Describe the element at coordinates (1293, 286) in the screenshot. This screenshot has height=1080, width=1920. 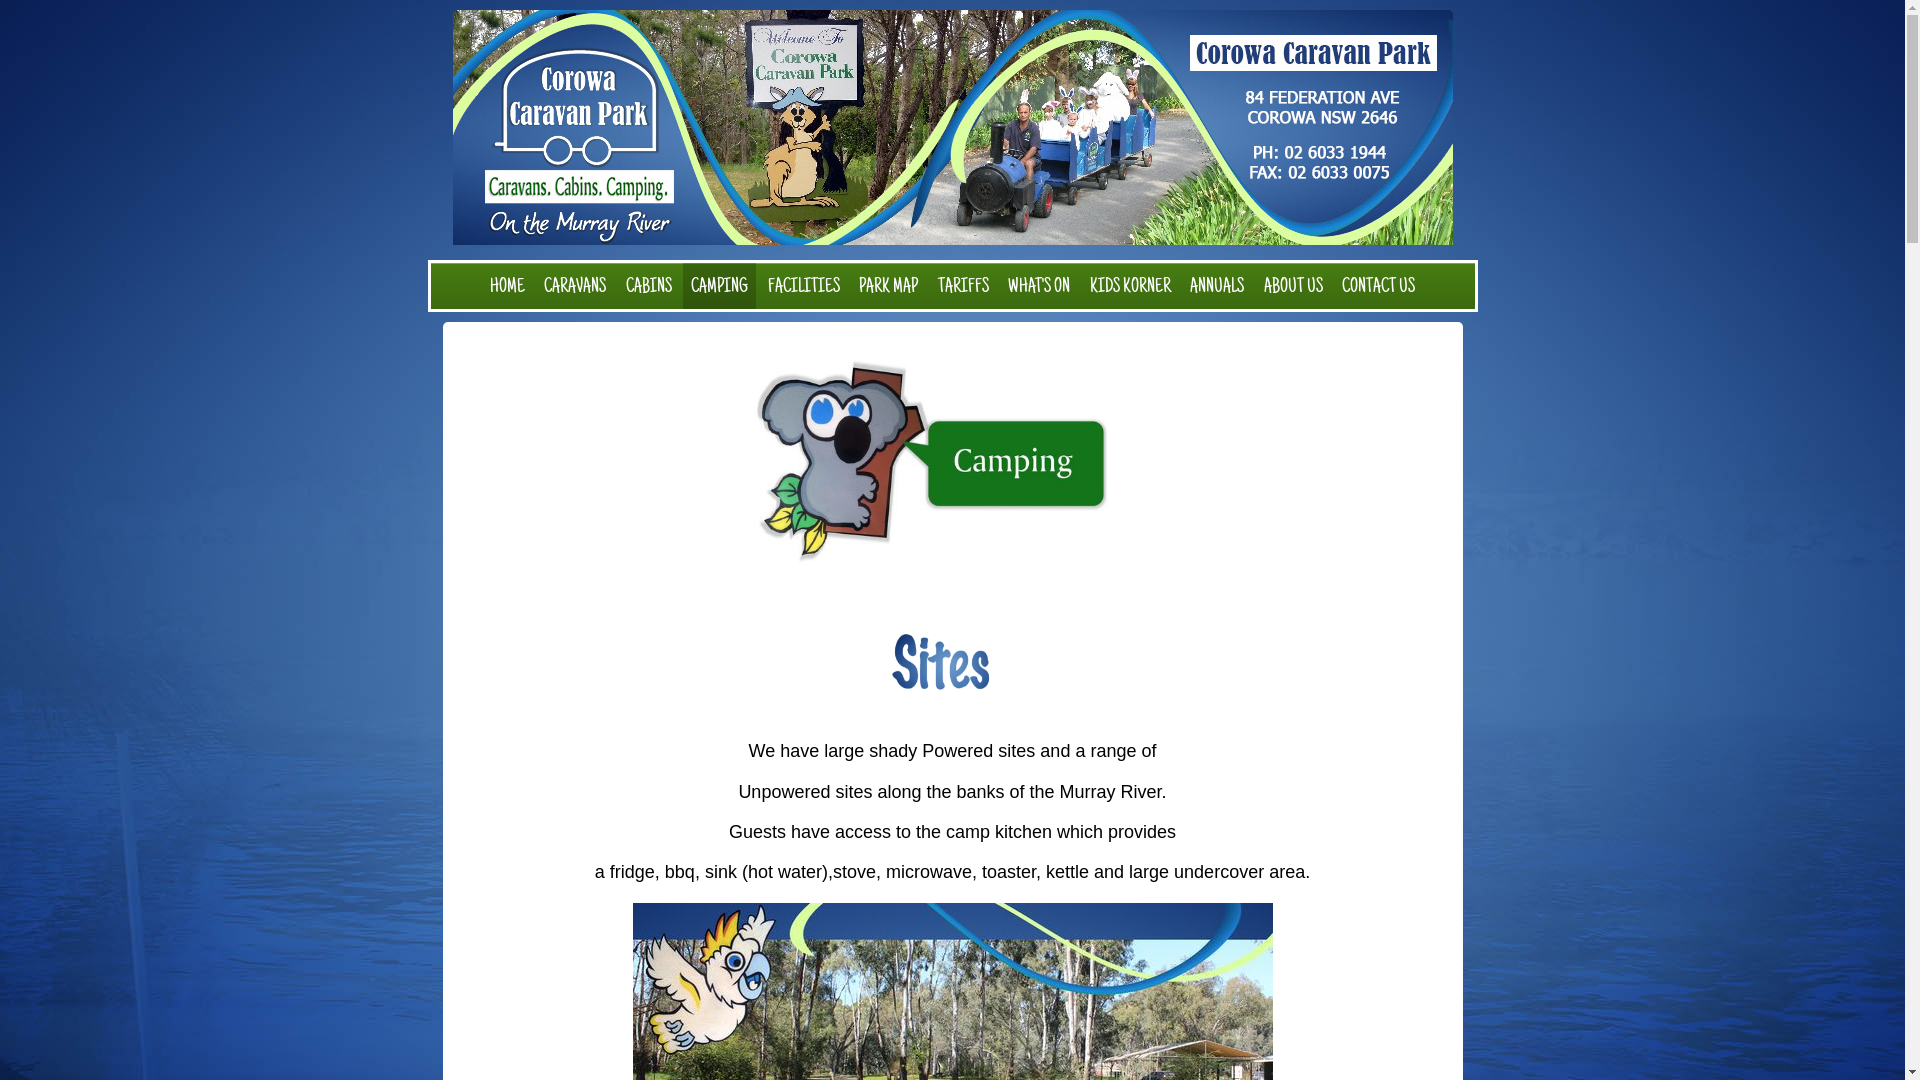
I see `'ABOUT US'` at that location.